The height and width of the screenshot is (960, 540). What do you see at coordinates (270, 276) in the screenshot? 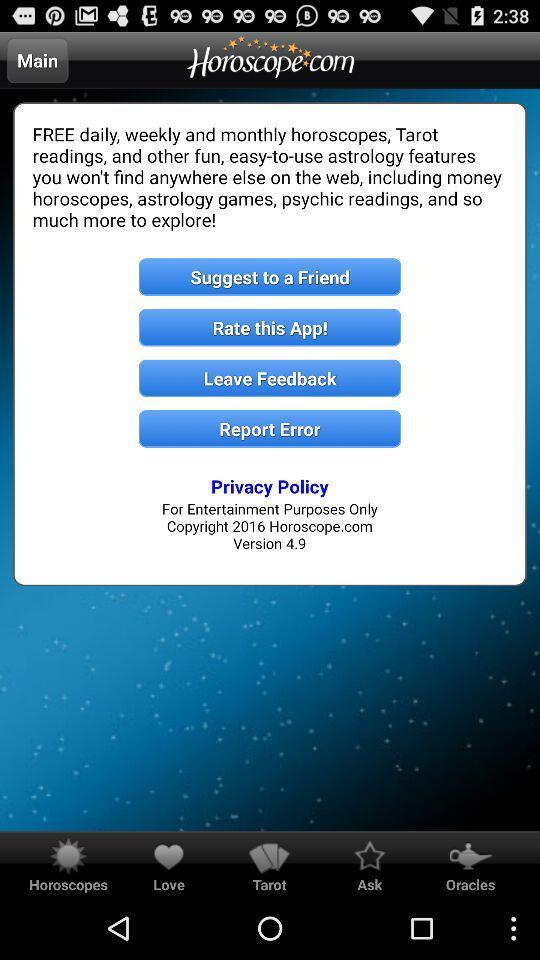
I see `the suggest to a item` at bounding box center [270, 276].